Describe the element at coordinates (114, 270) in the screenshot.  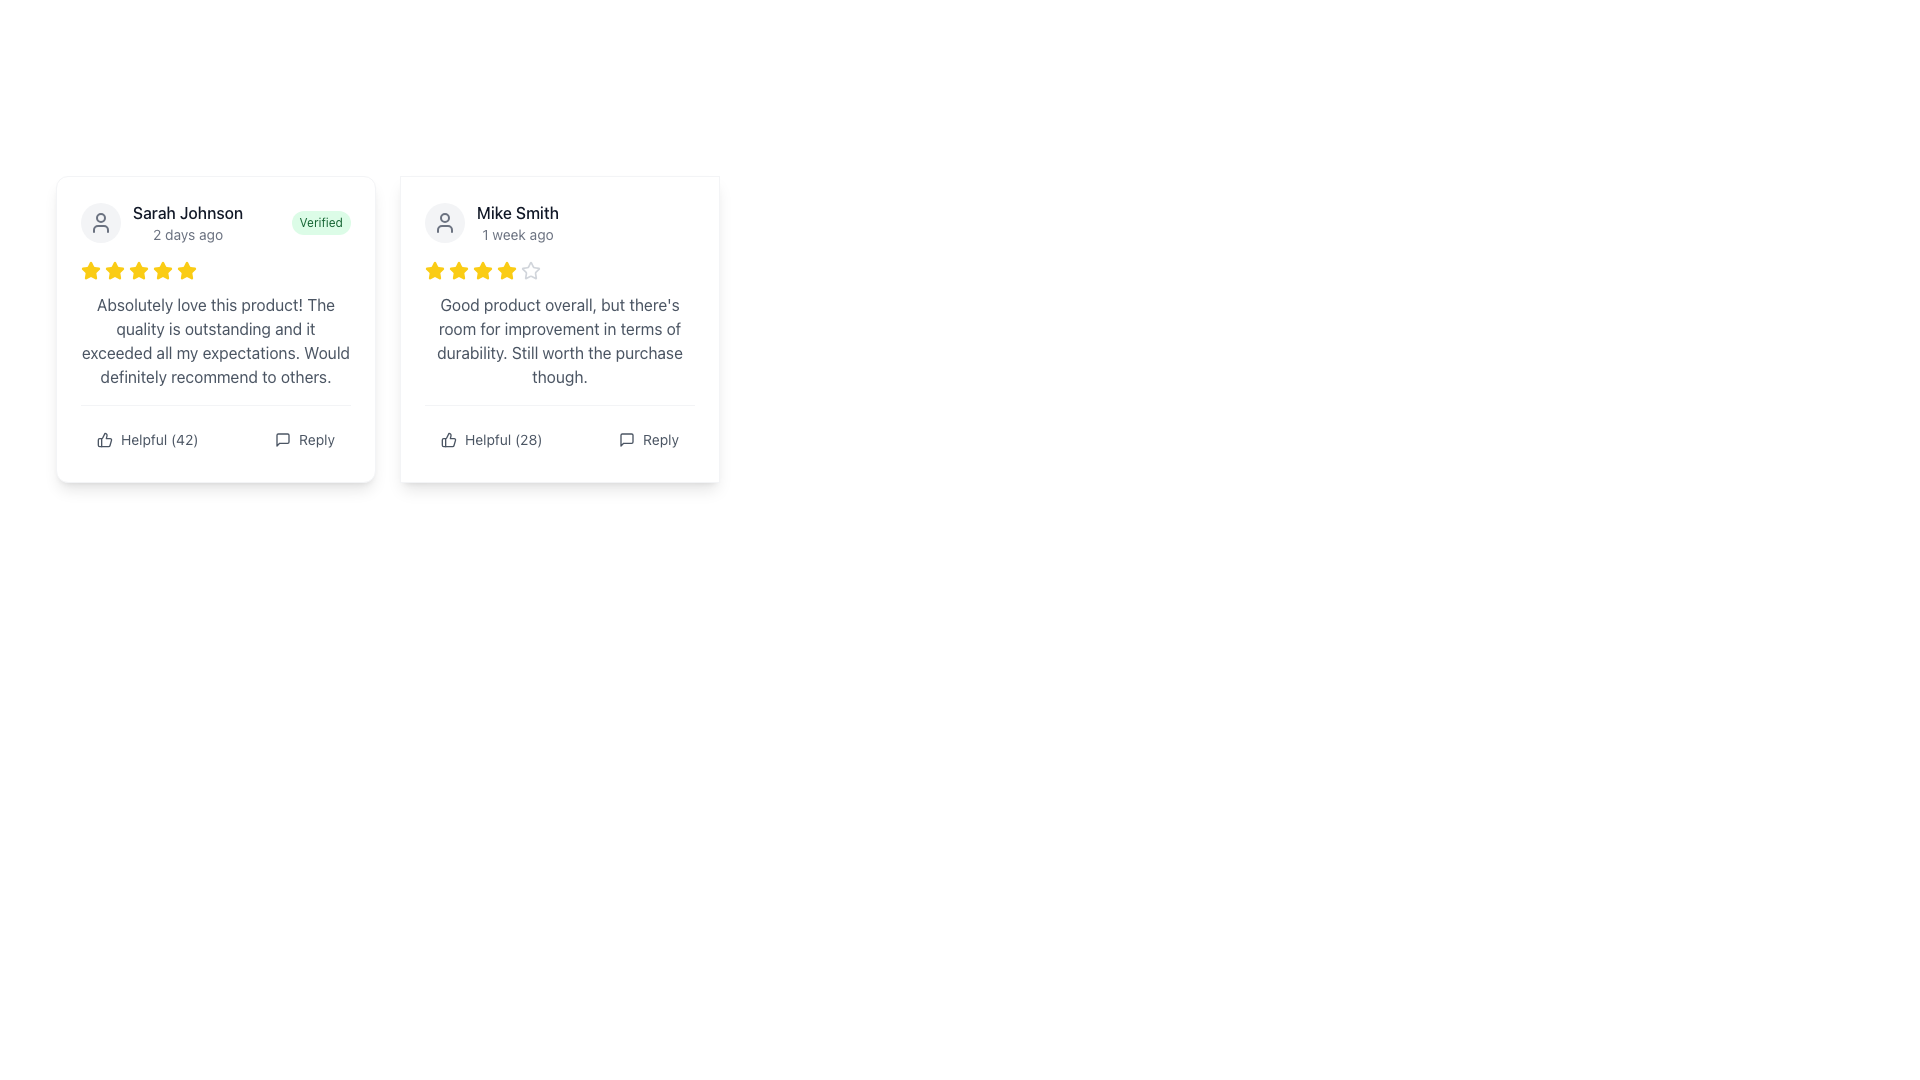
I see `the first star icon in the 5-star rating system located at the top portion of the left card containing the review from 'Sarah Johnson'` at that location.